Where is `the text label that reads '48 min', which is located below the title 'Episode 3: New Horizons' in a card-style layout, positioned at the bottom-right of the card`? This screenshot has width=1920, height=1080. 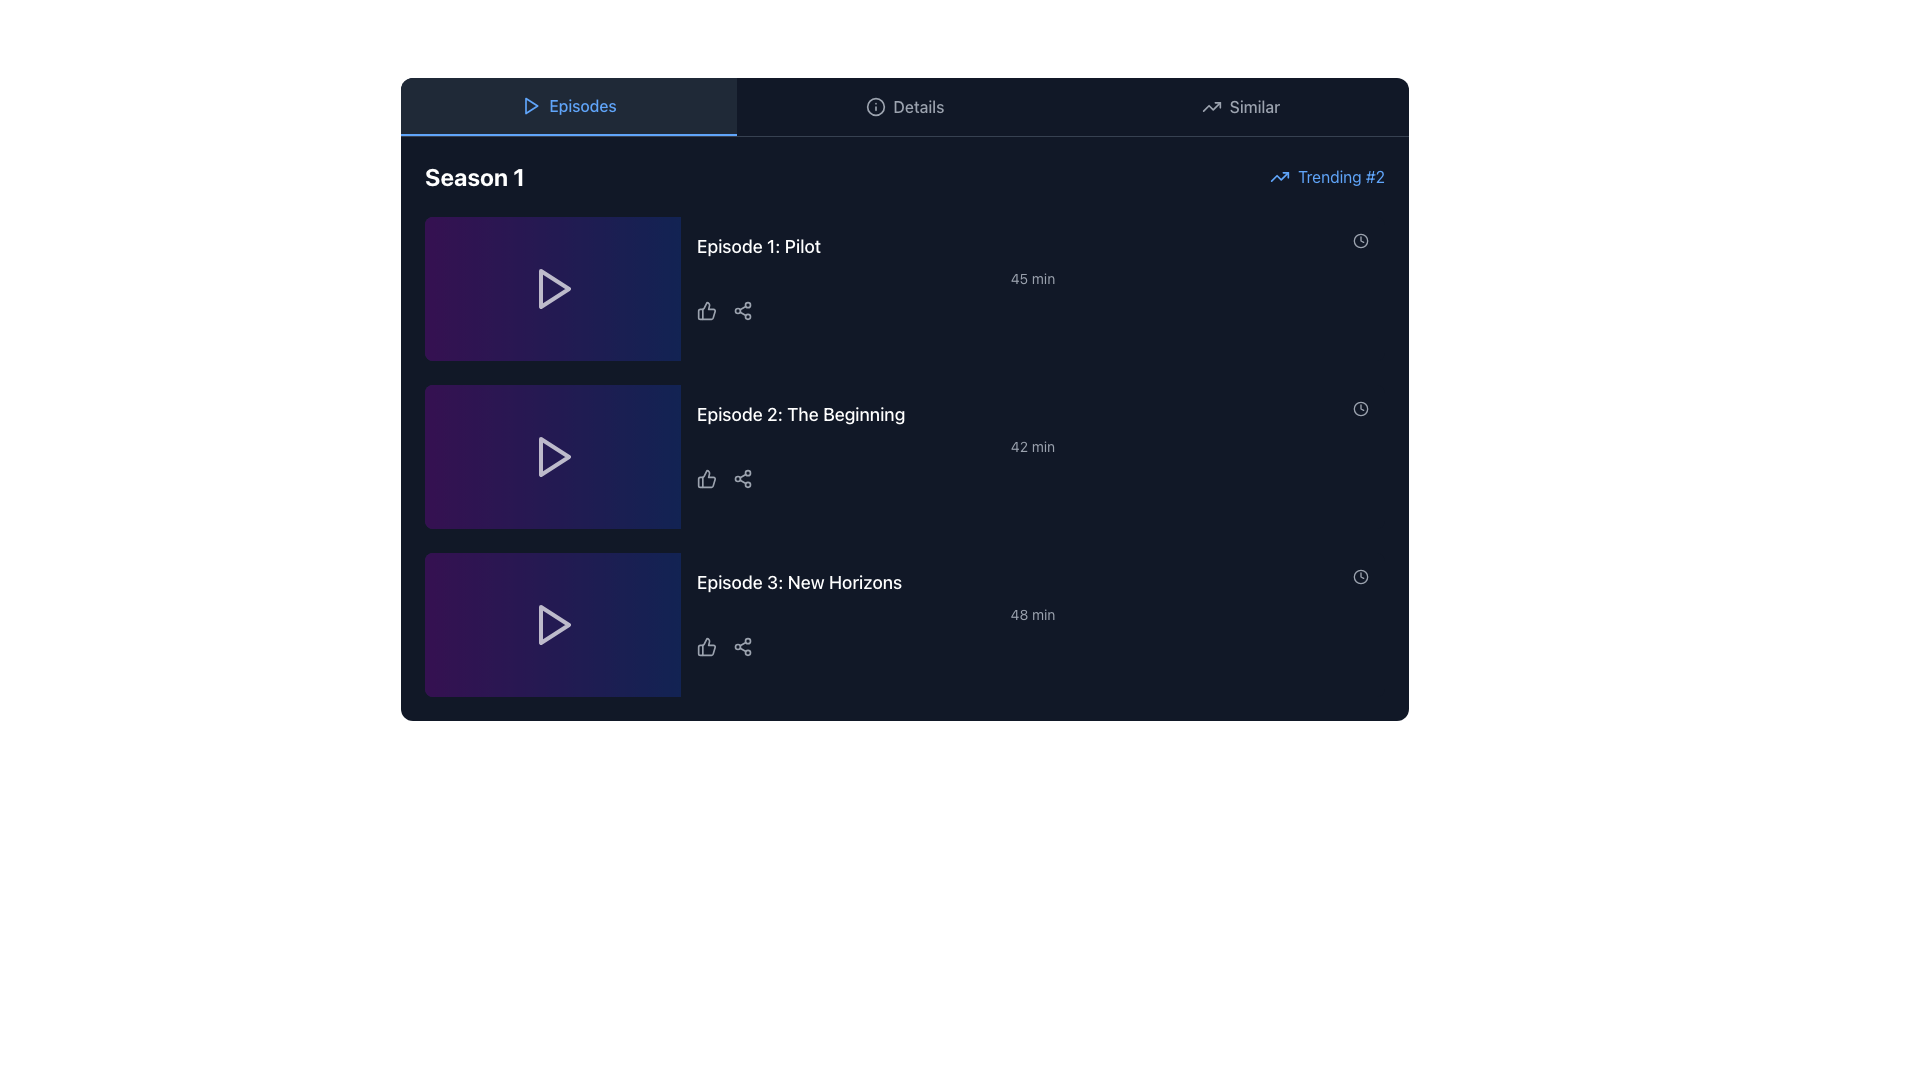 the text label that reads '48 min', which is located below the title 'Episode 3: New Horizons' in a card-style layout, positioned at the bottom-right of the card is located at coordinates (1032, 613).